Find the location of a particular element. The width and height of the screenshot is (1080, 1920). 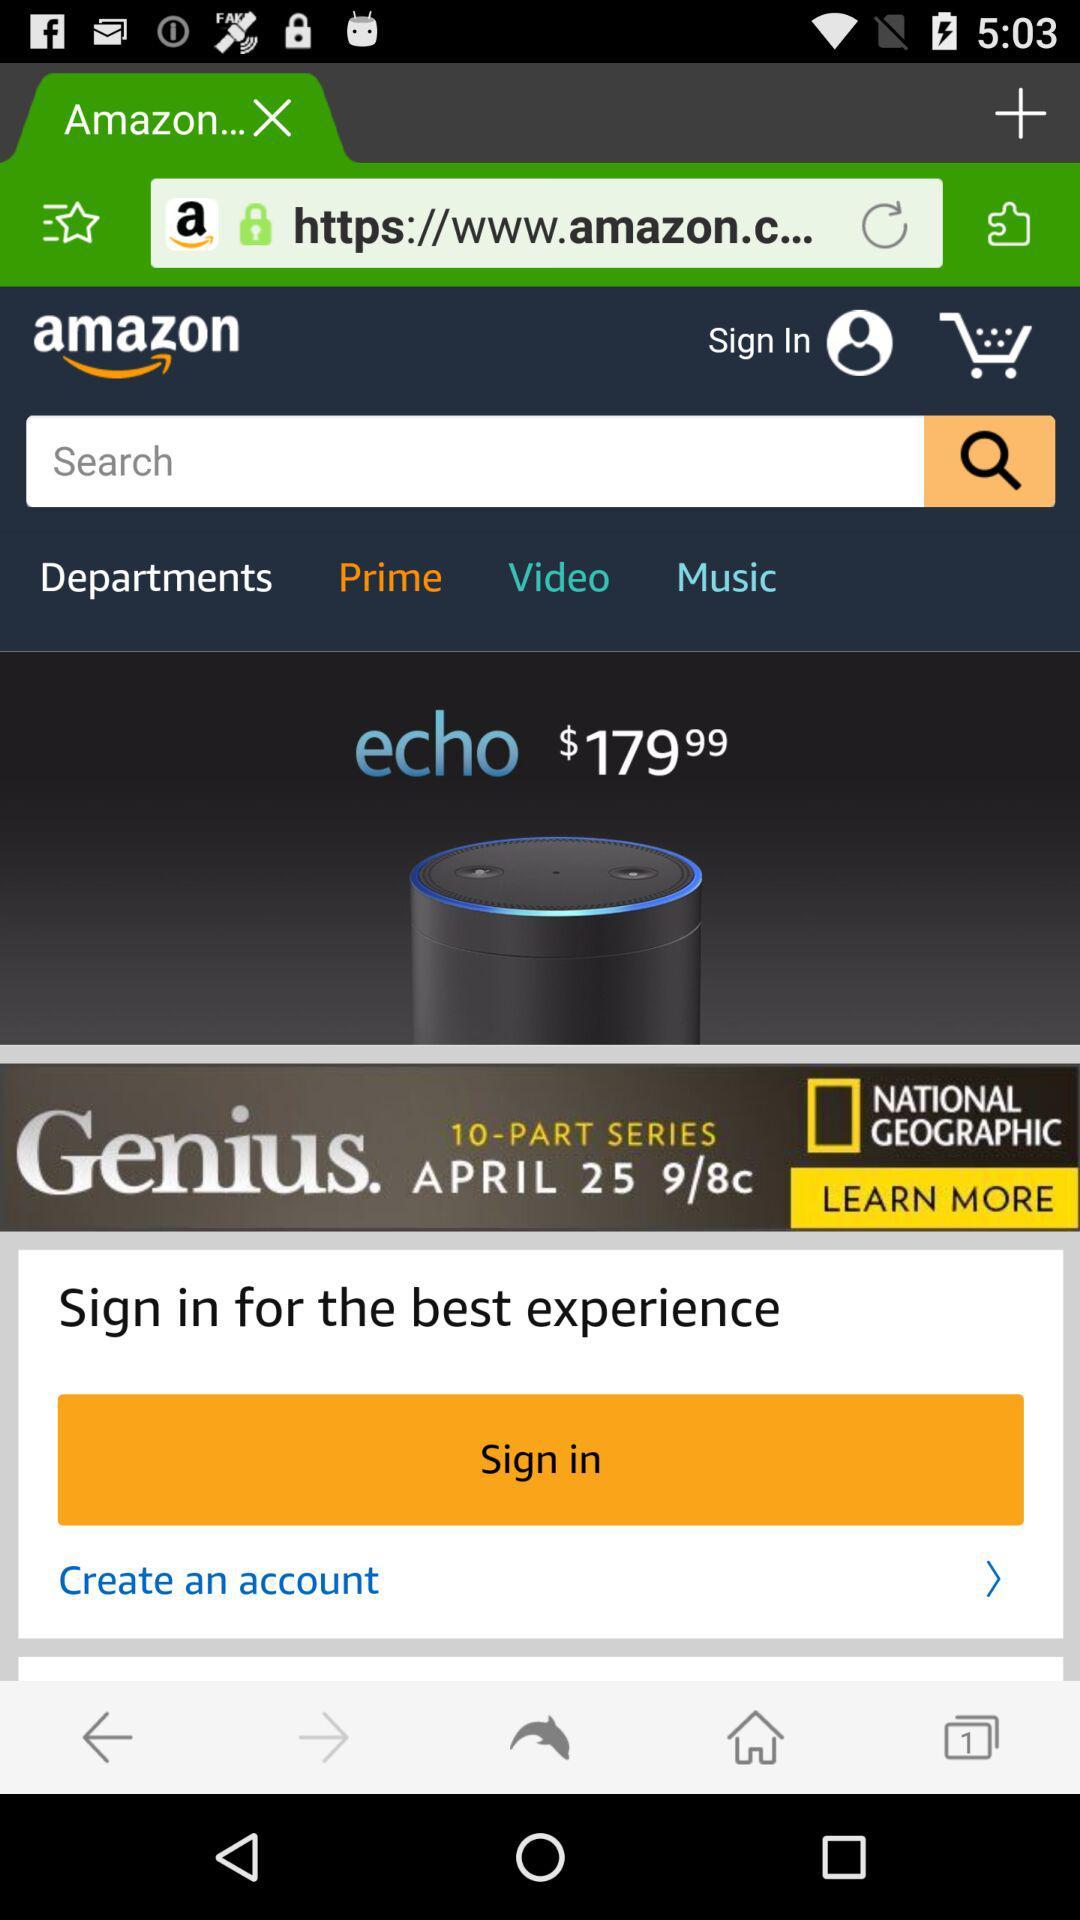

advertisement page is located at coordinates (540, 1040).